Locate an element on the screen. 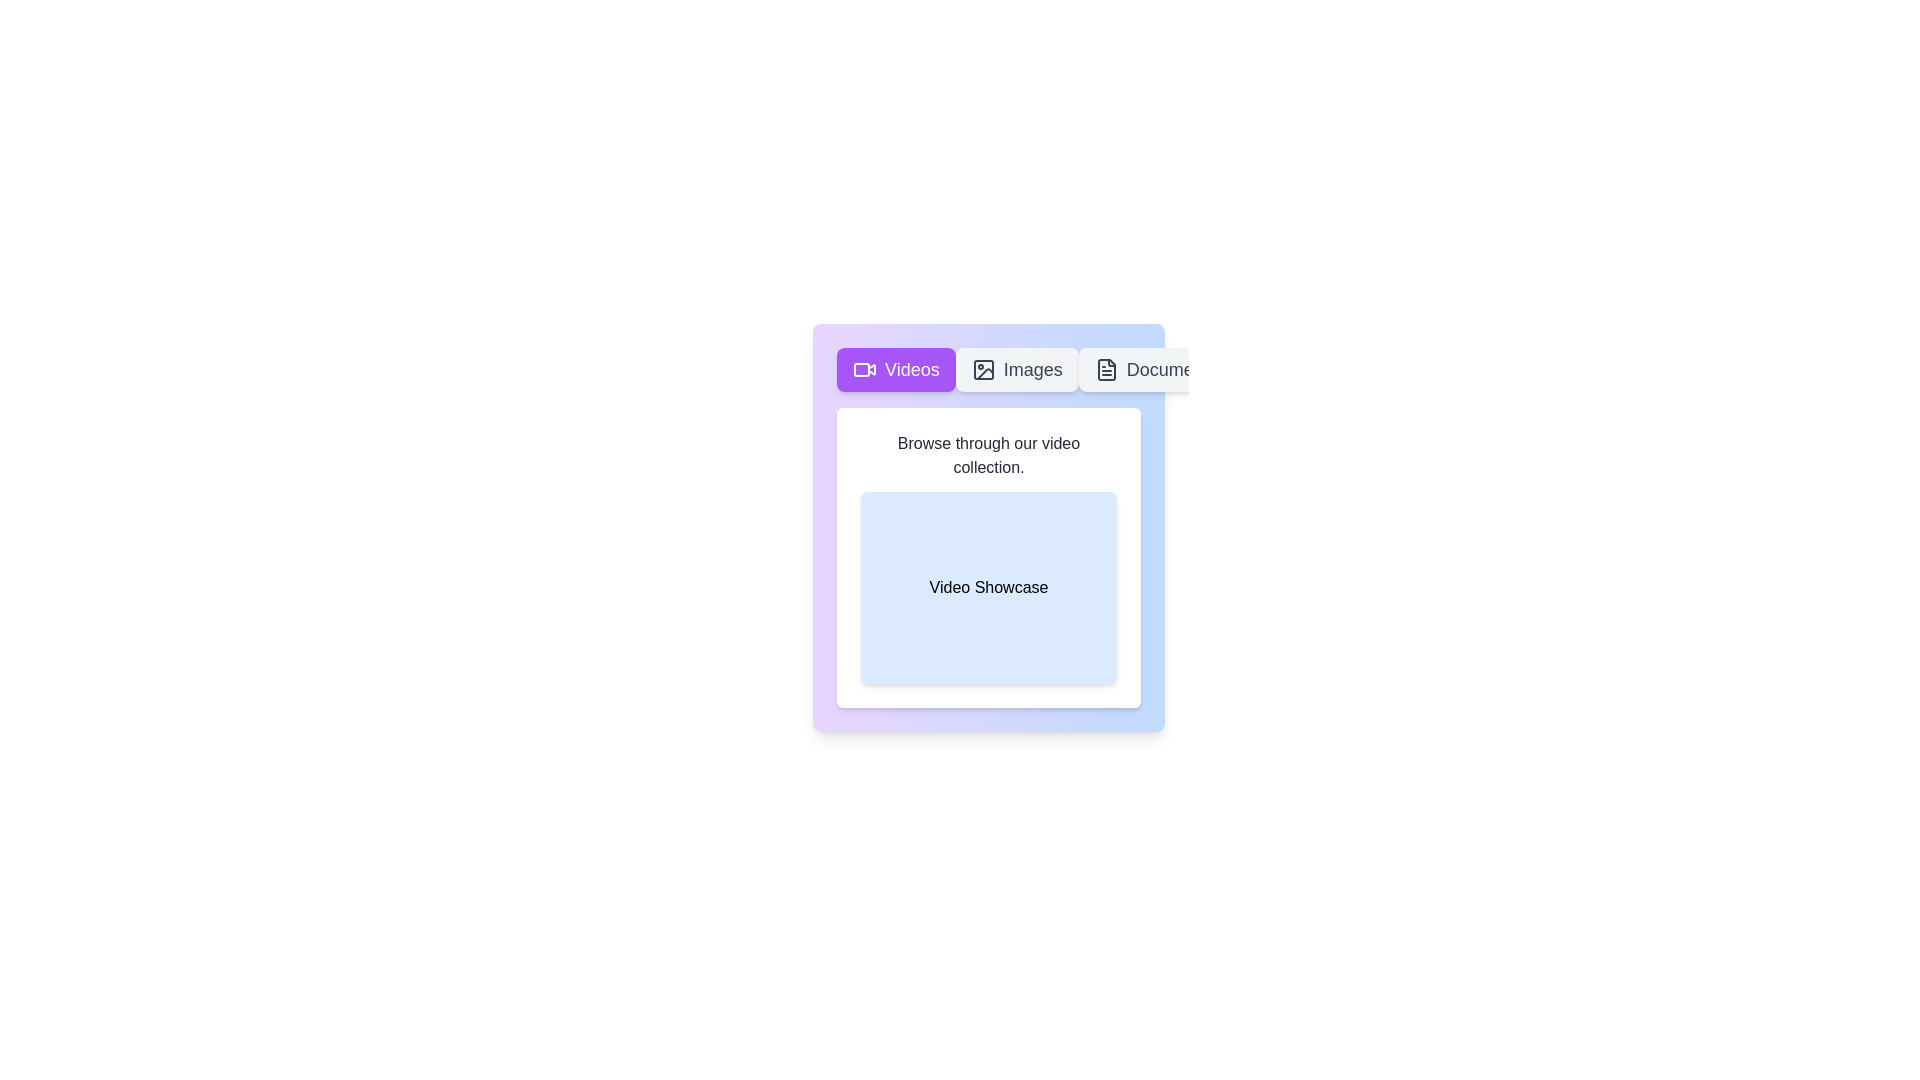 This screenshot has height=1080, width=1920. the navigation button located between the 'Videos' and 'Documents' buttons is located at coordinates (1017, 370).